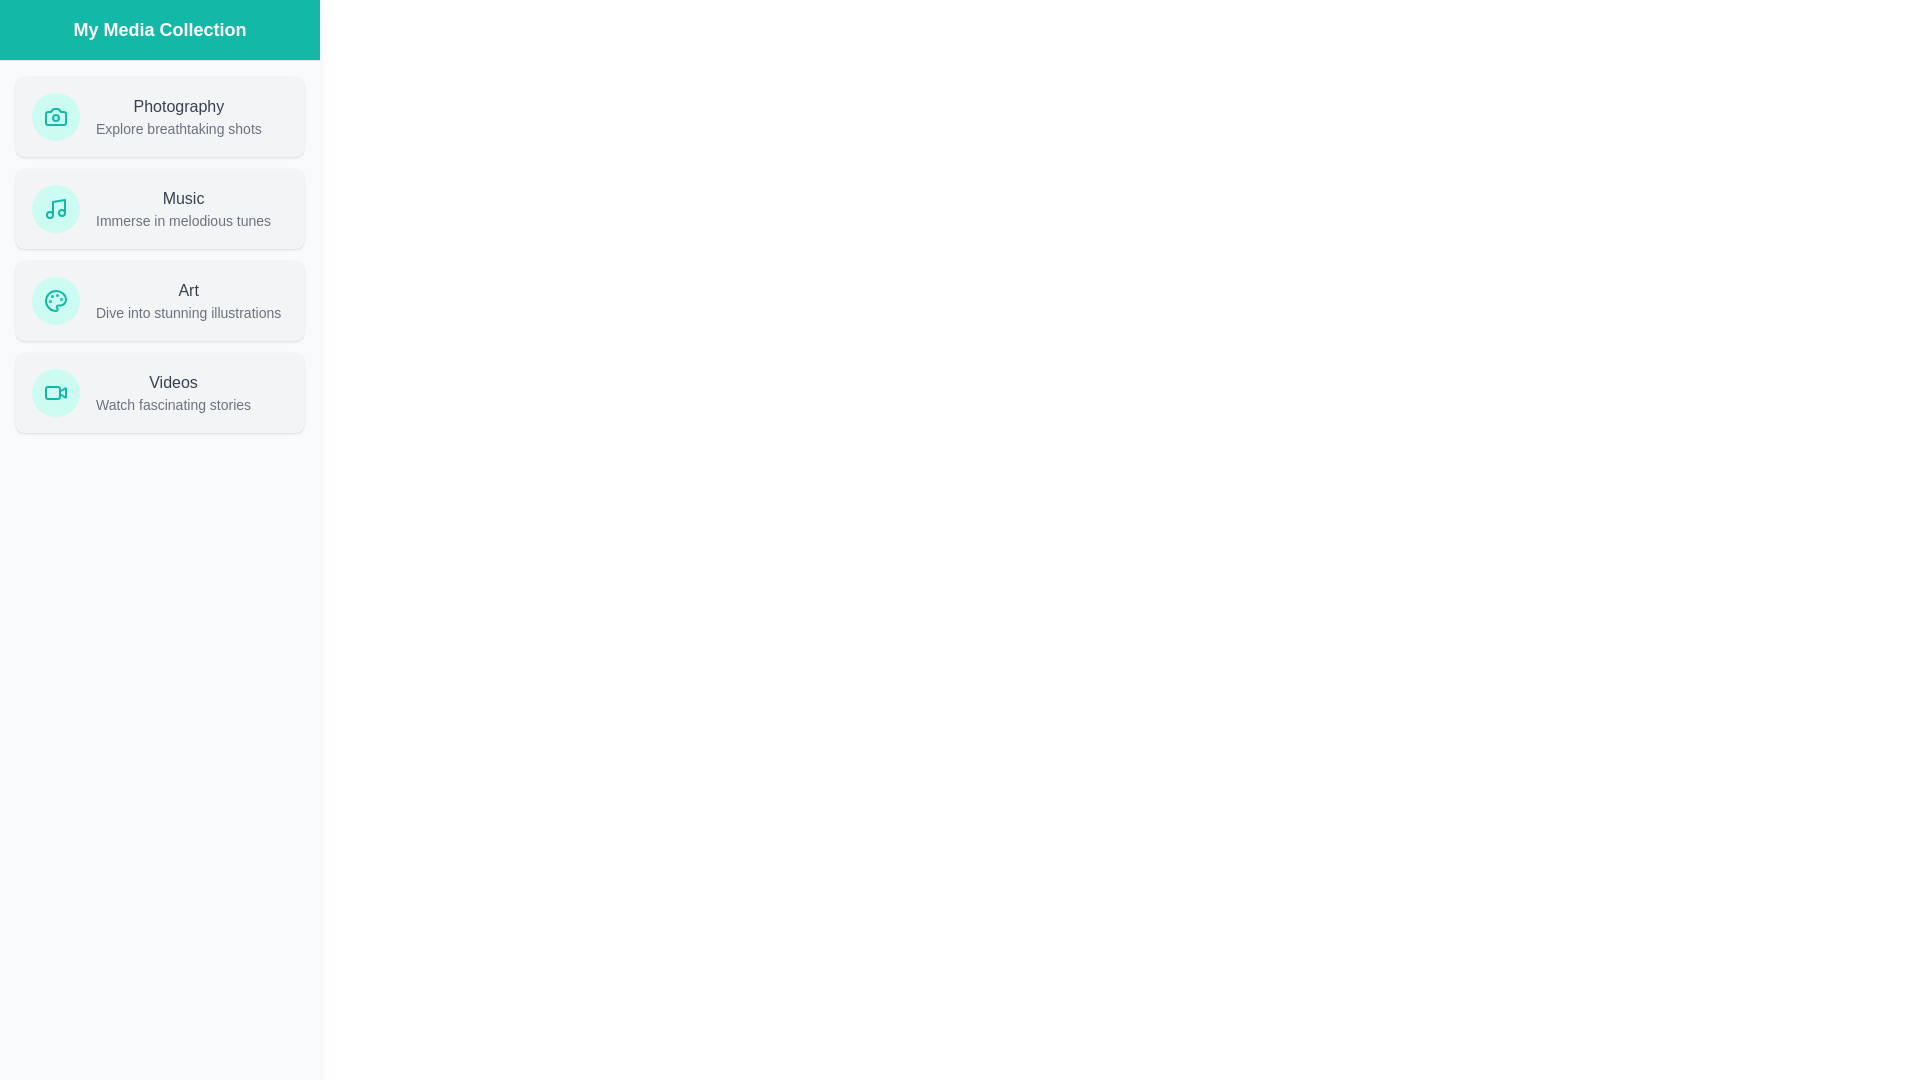 The height and width of the screenshot is (1080, 1920). Describe the element at coordinates (158, 208) in the screenshot. I see `the media card representing Music` at that location.